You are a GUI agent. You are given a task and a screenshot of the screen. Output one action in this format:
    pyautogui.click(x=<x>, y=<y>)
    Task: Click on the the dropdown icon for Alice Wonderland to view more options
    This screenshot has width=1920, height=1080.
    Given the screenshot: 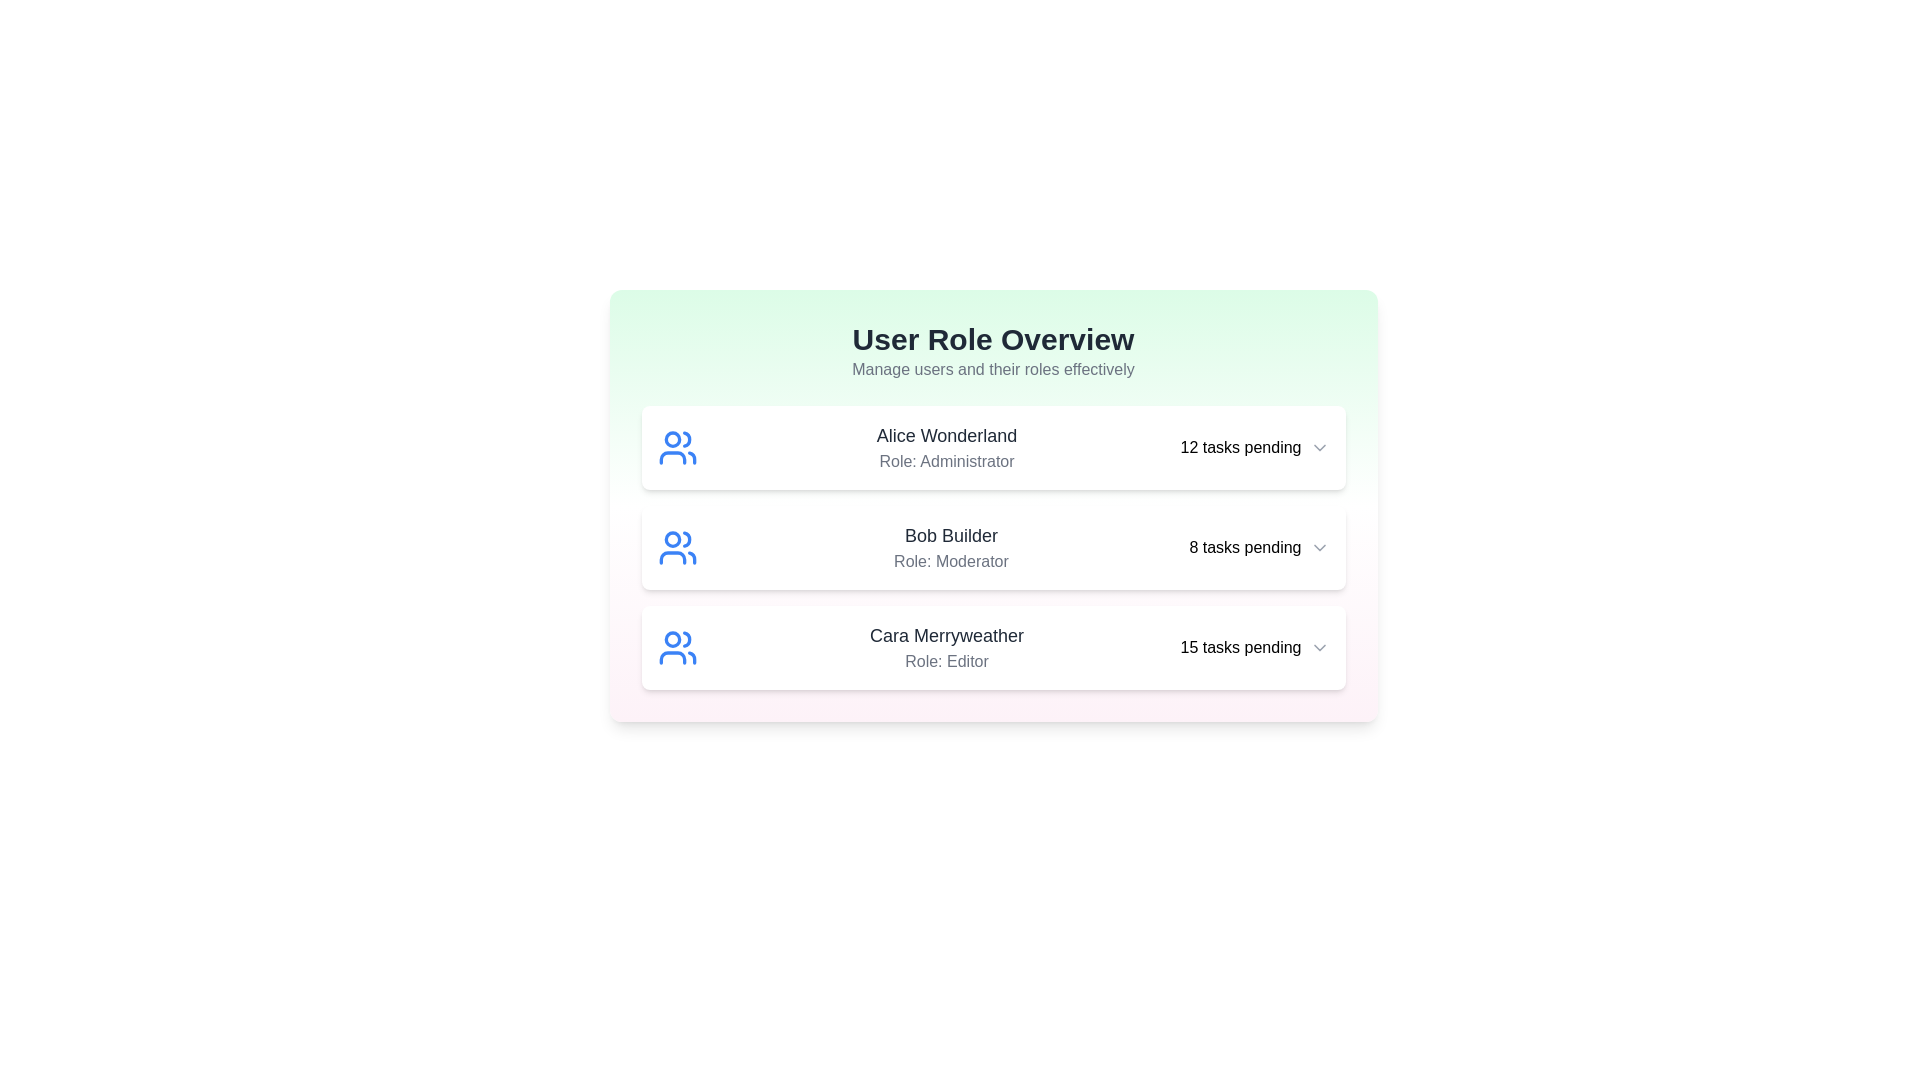 What is the action you would take?
    pyautogui.click(x=1319, y=446)
    